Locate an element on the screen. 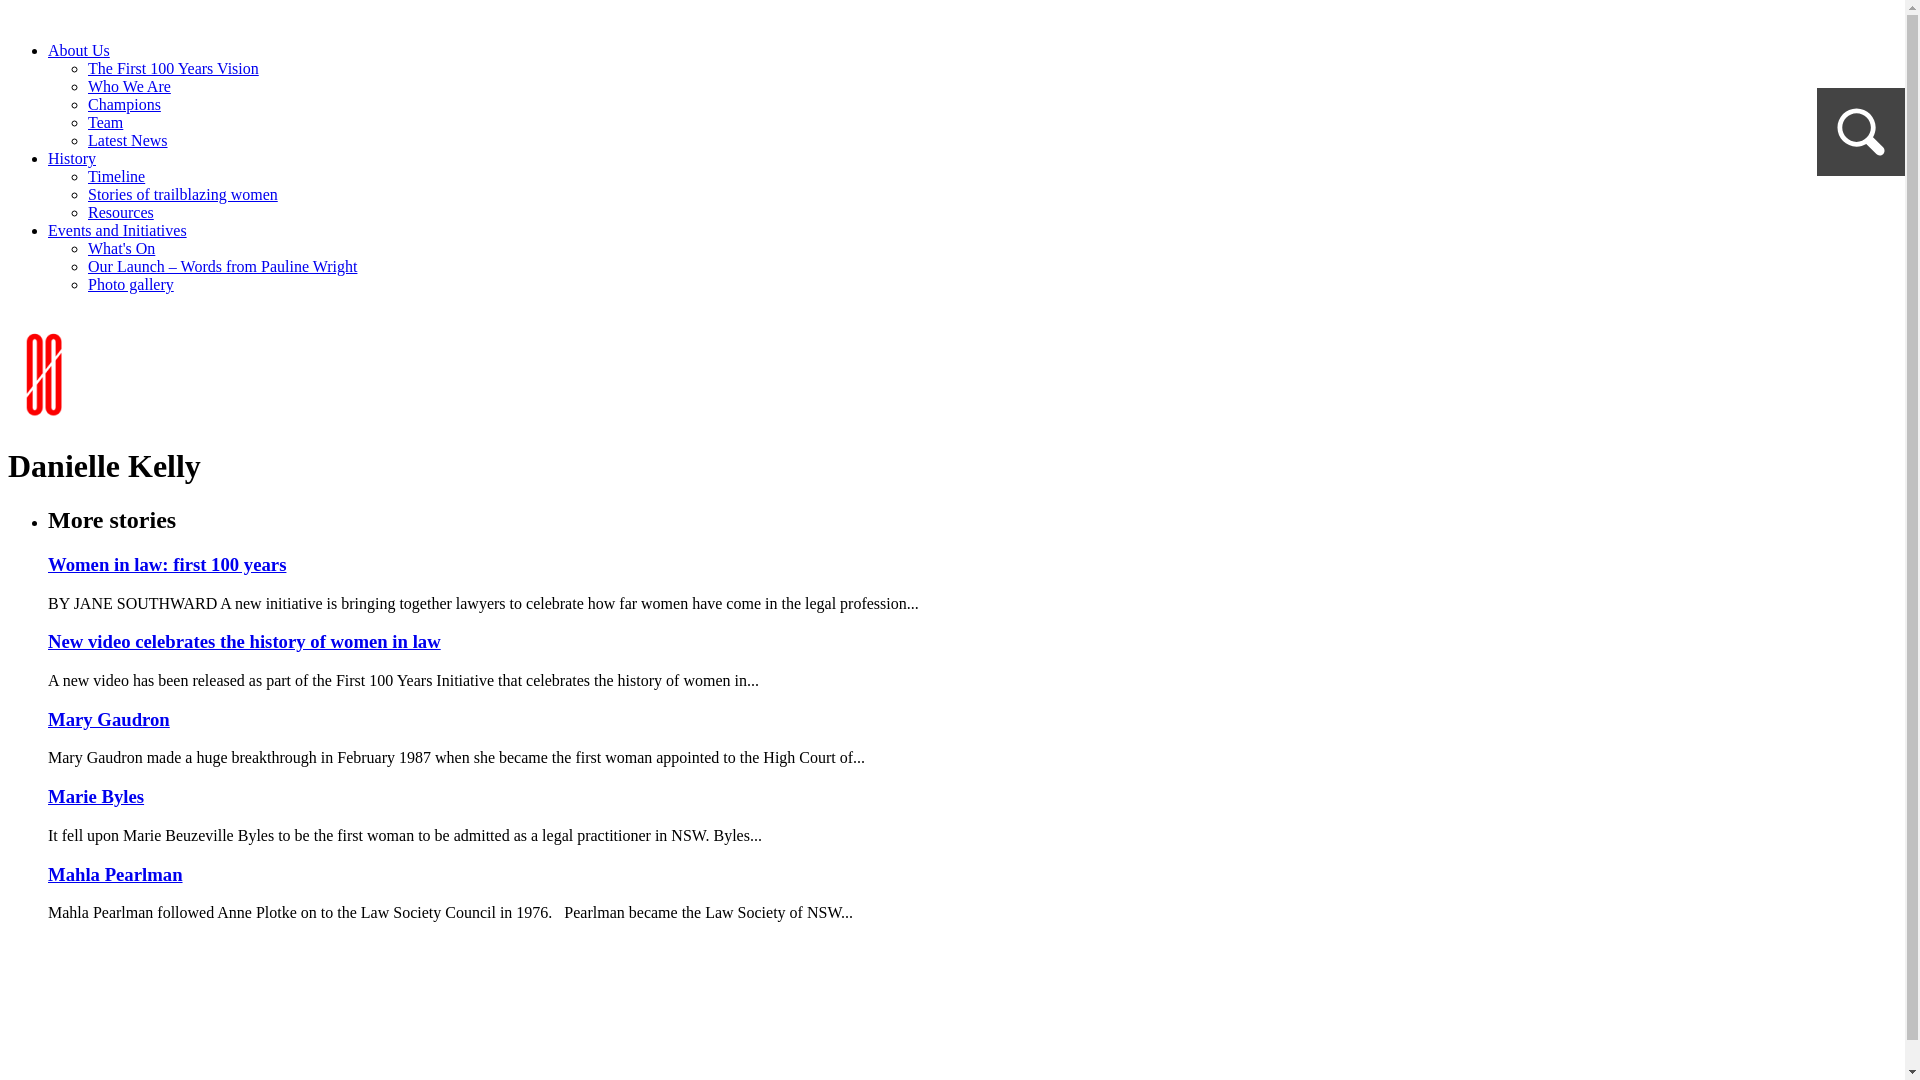 This screenshot has height=1080, width=1920. 'What's On' is located at coordinates (120, 247).